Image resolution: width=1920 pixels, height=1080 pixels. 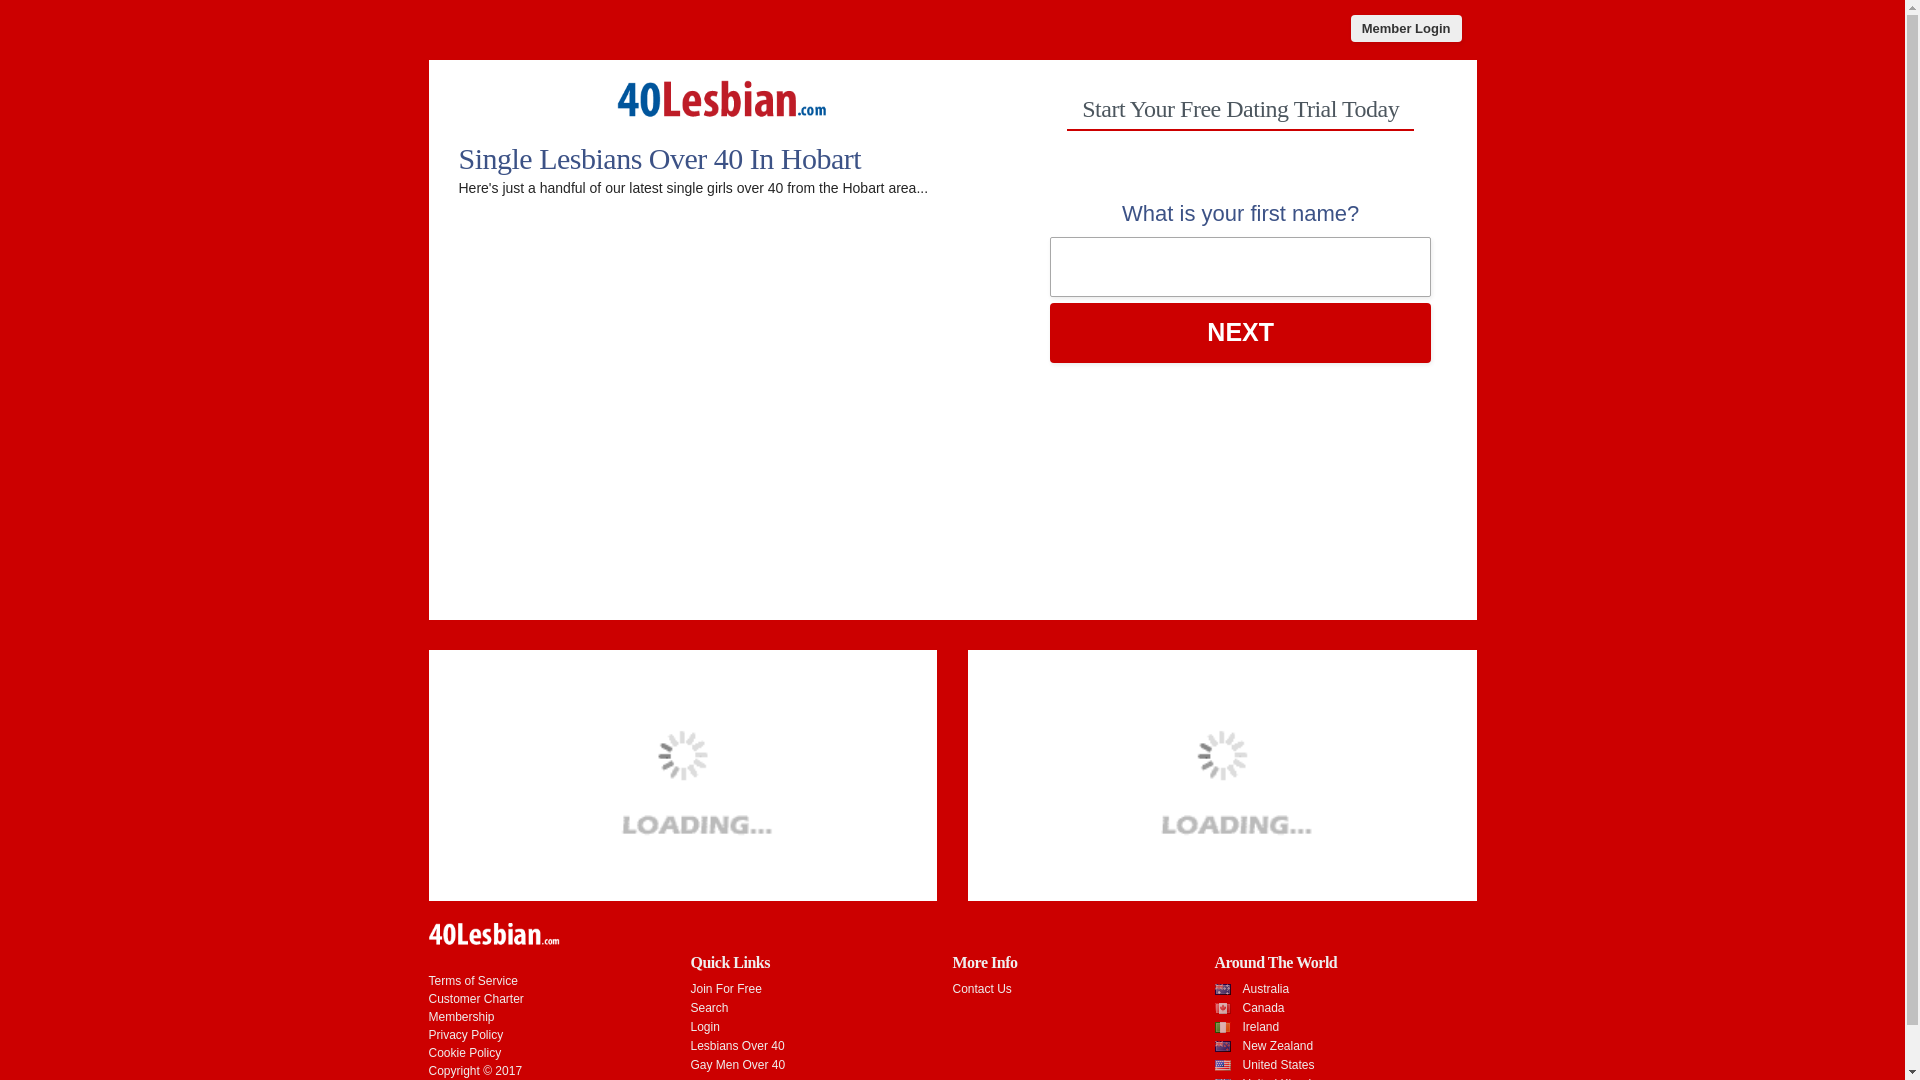 What do you see at coordinates (690, 1026) in the screenshot?
I see `'Login'` at bounding box center [690, 1026].